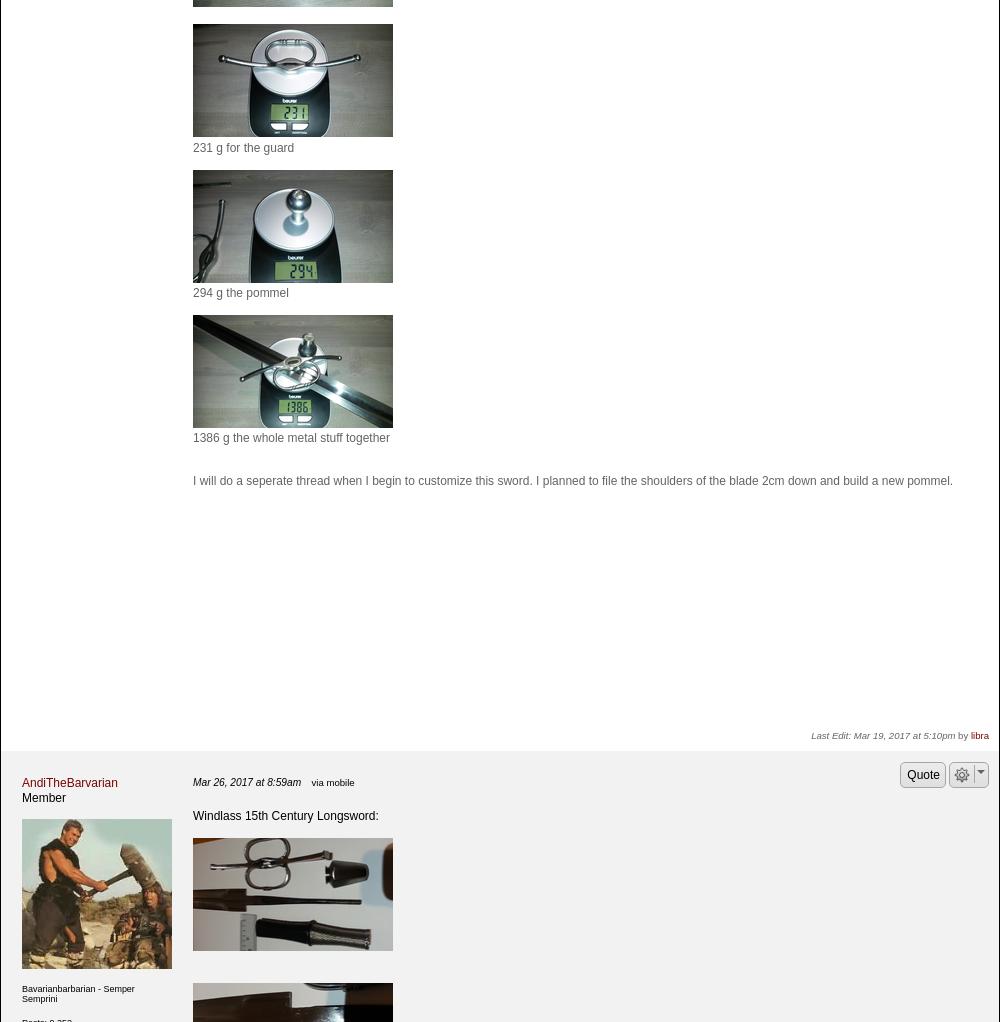 Image resolution: width=1000 pixels, height=1022 pixels. I want to click on 'via mobile', so click(331, 782).